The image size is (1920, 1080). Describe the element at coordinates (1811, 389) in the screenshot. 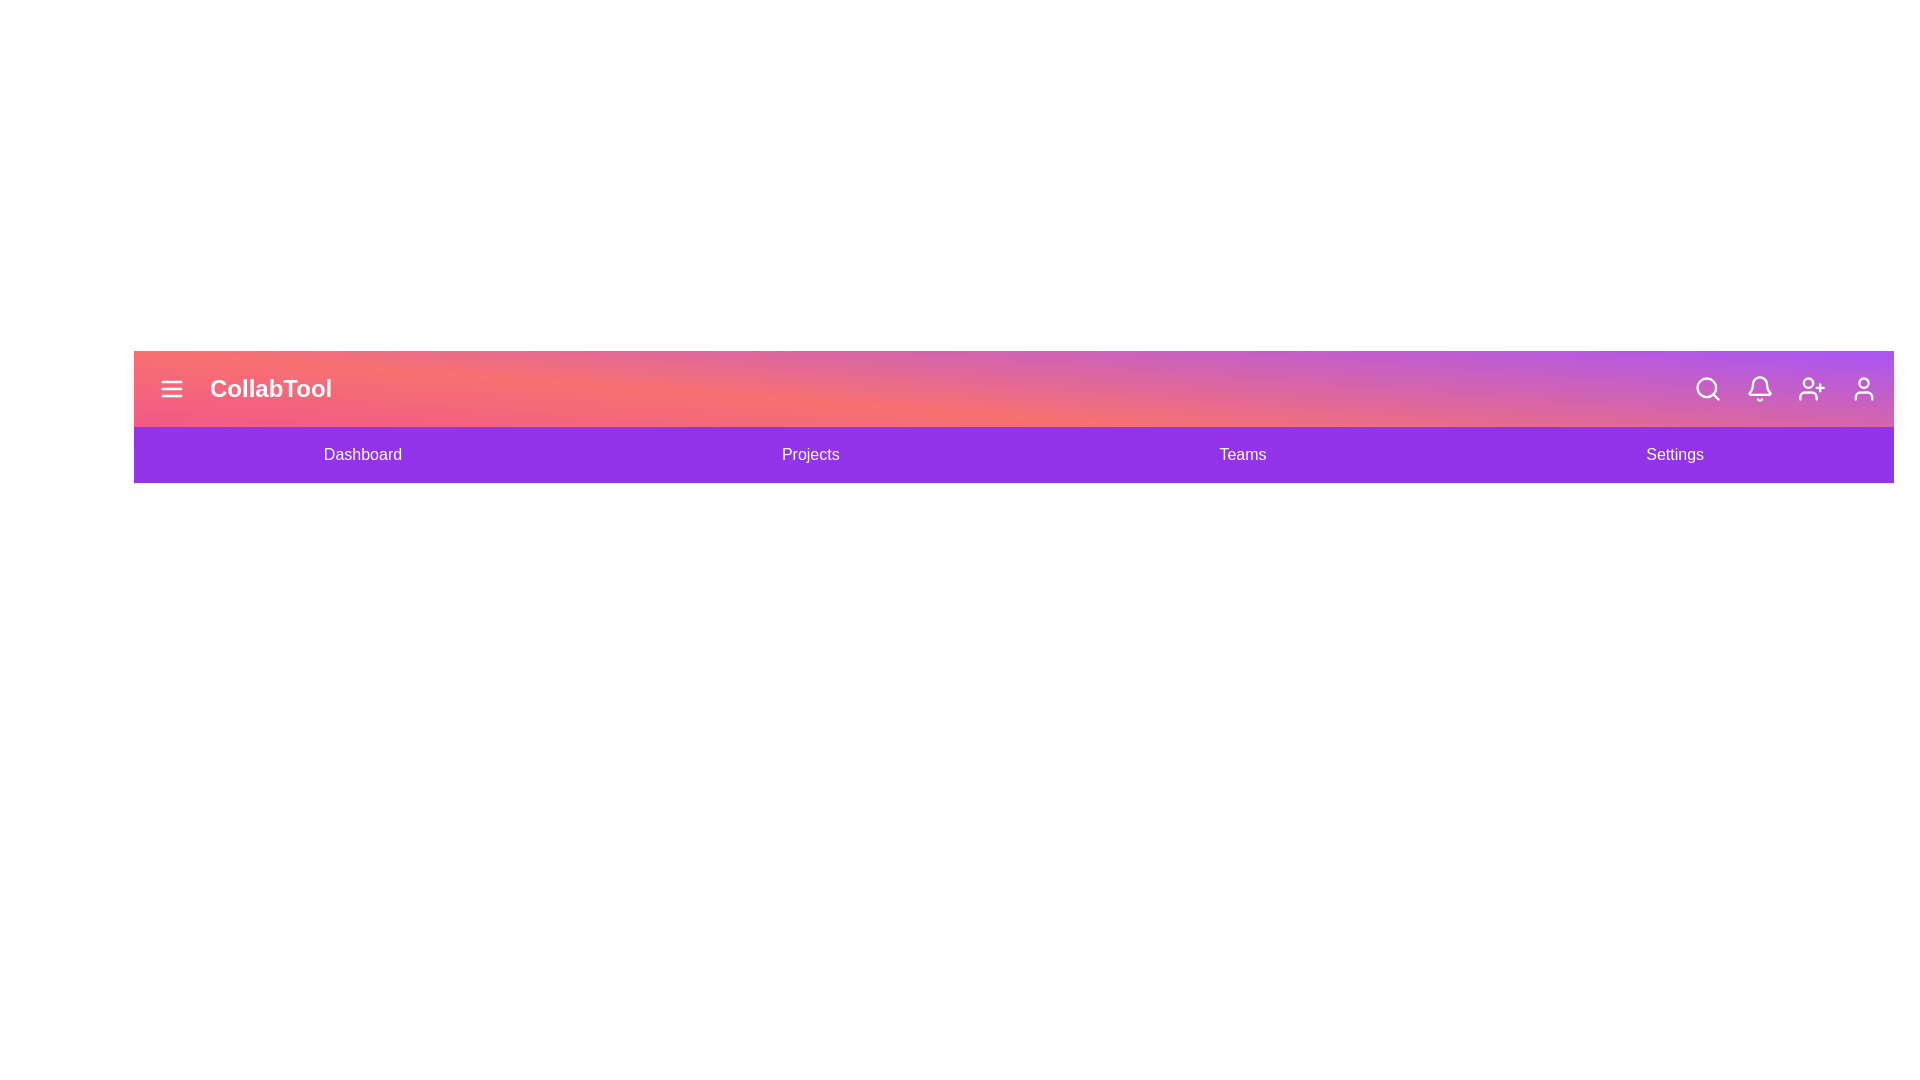

I see `the 'Add User' icon` at that location.